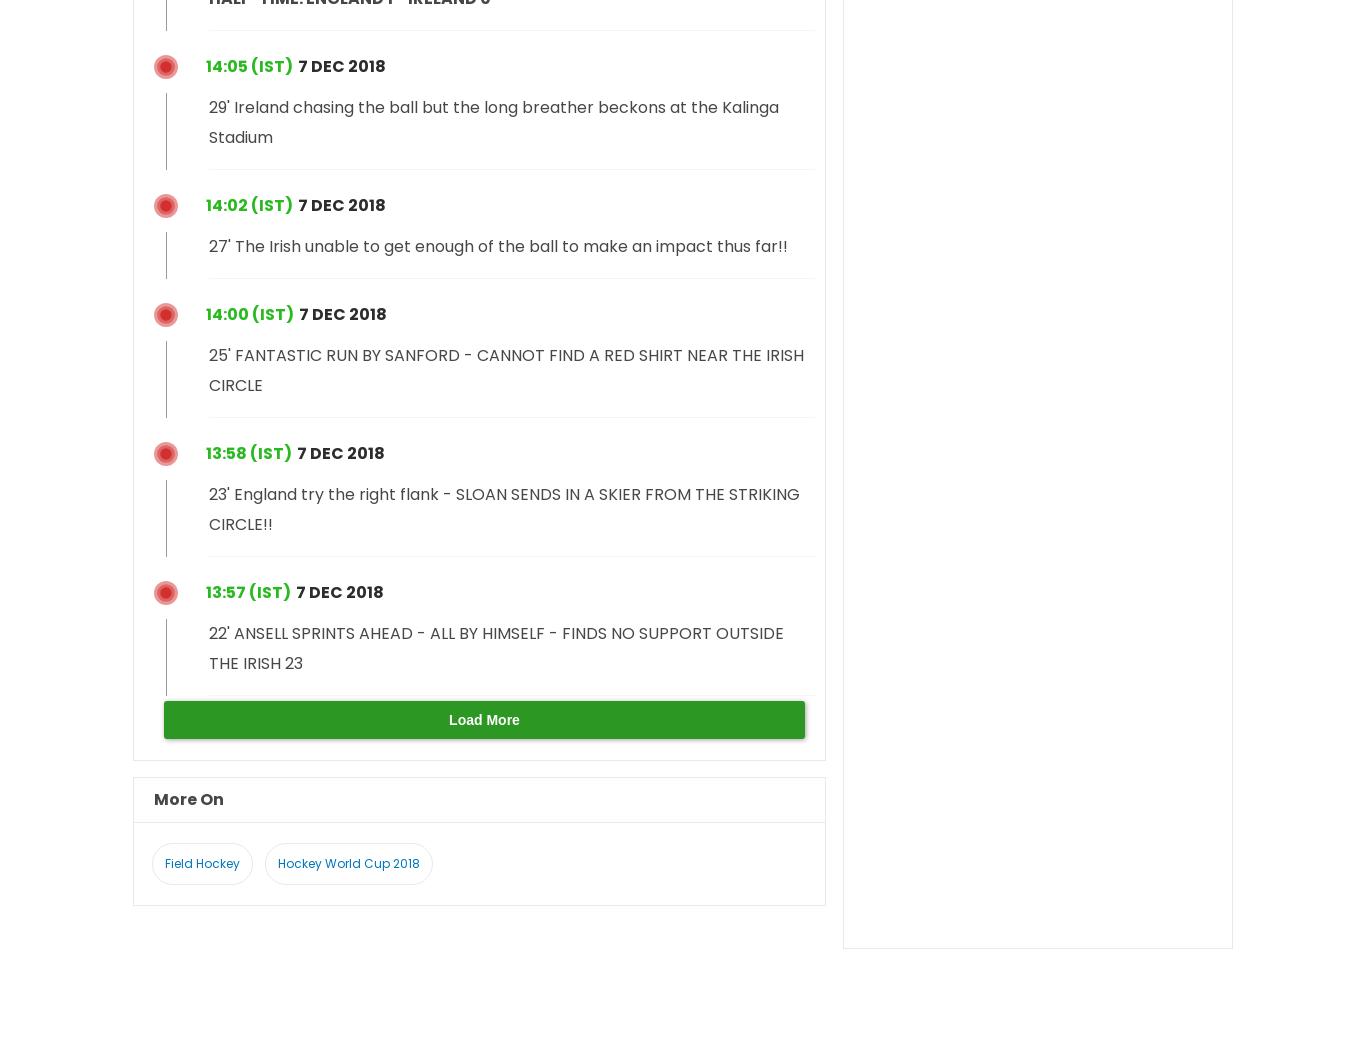  I want to click on '29' Ireland chasing the ball but the long breather beckons at the Kalinga Stadium', so click(493, 120).